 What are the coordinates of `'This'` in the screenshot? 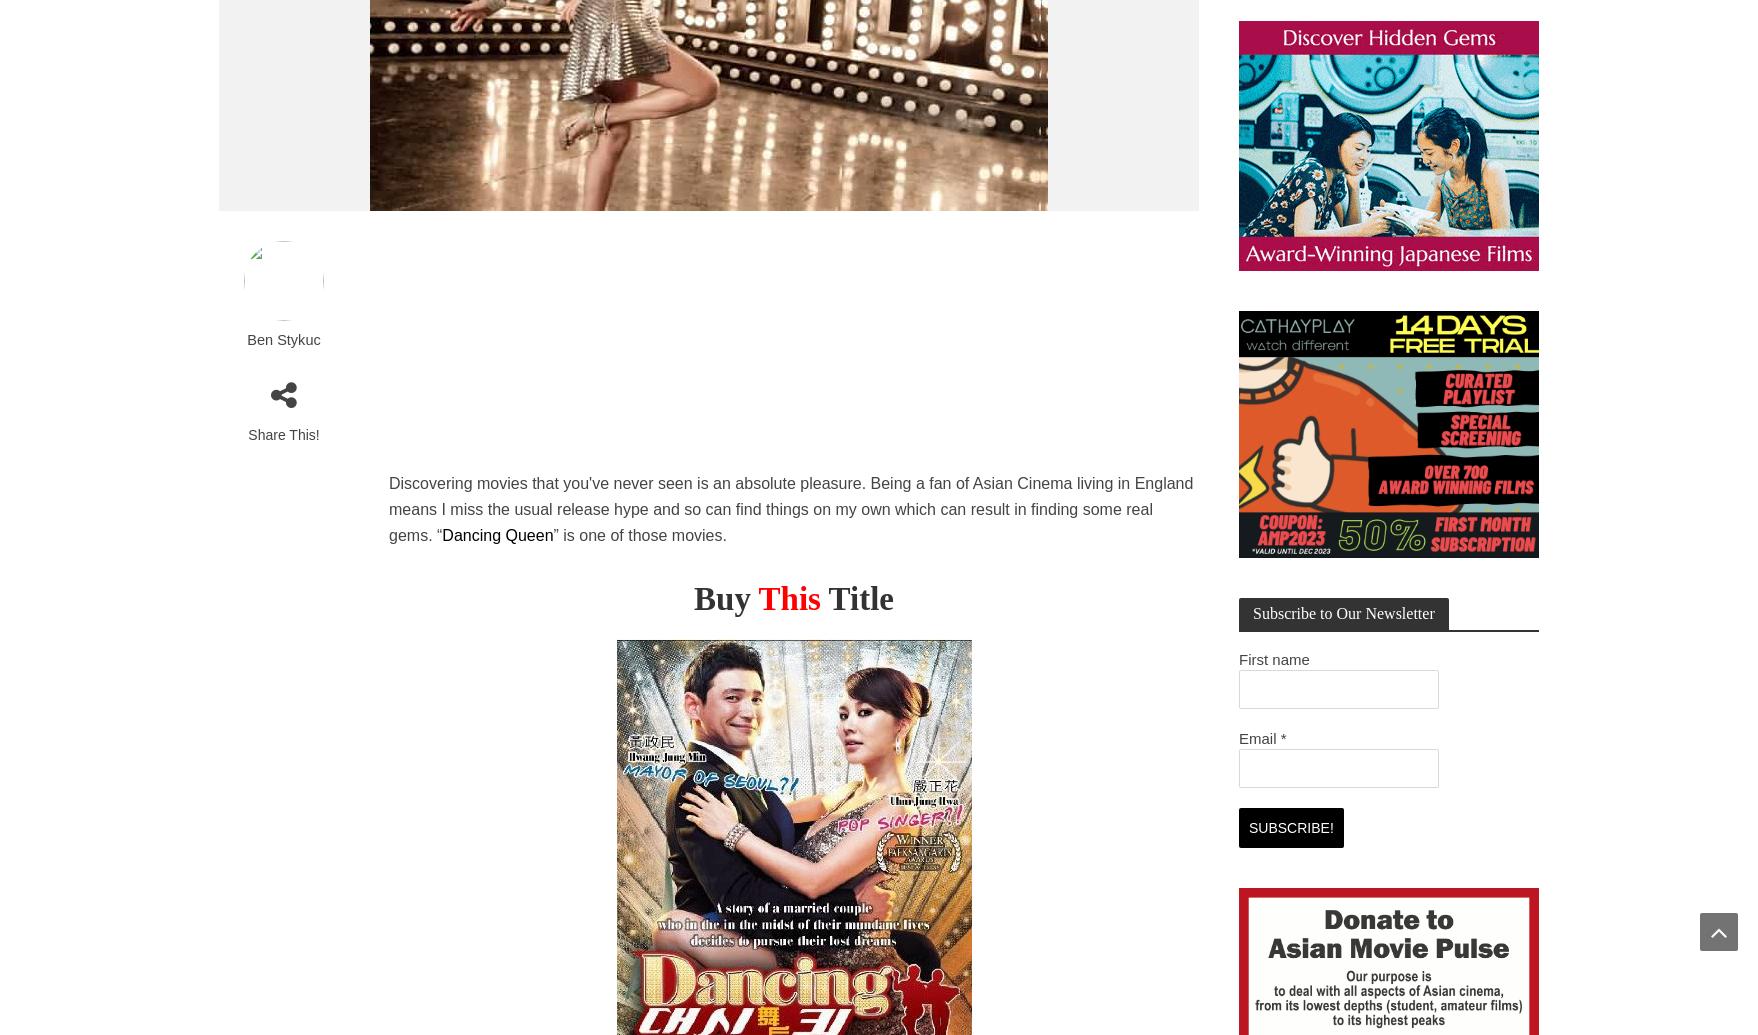 It's located at (787, 597).